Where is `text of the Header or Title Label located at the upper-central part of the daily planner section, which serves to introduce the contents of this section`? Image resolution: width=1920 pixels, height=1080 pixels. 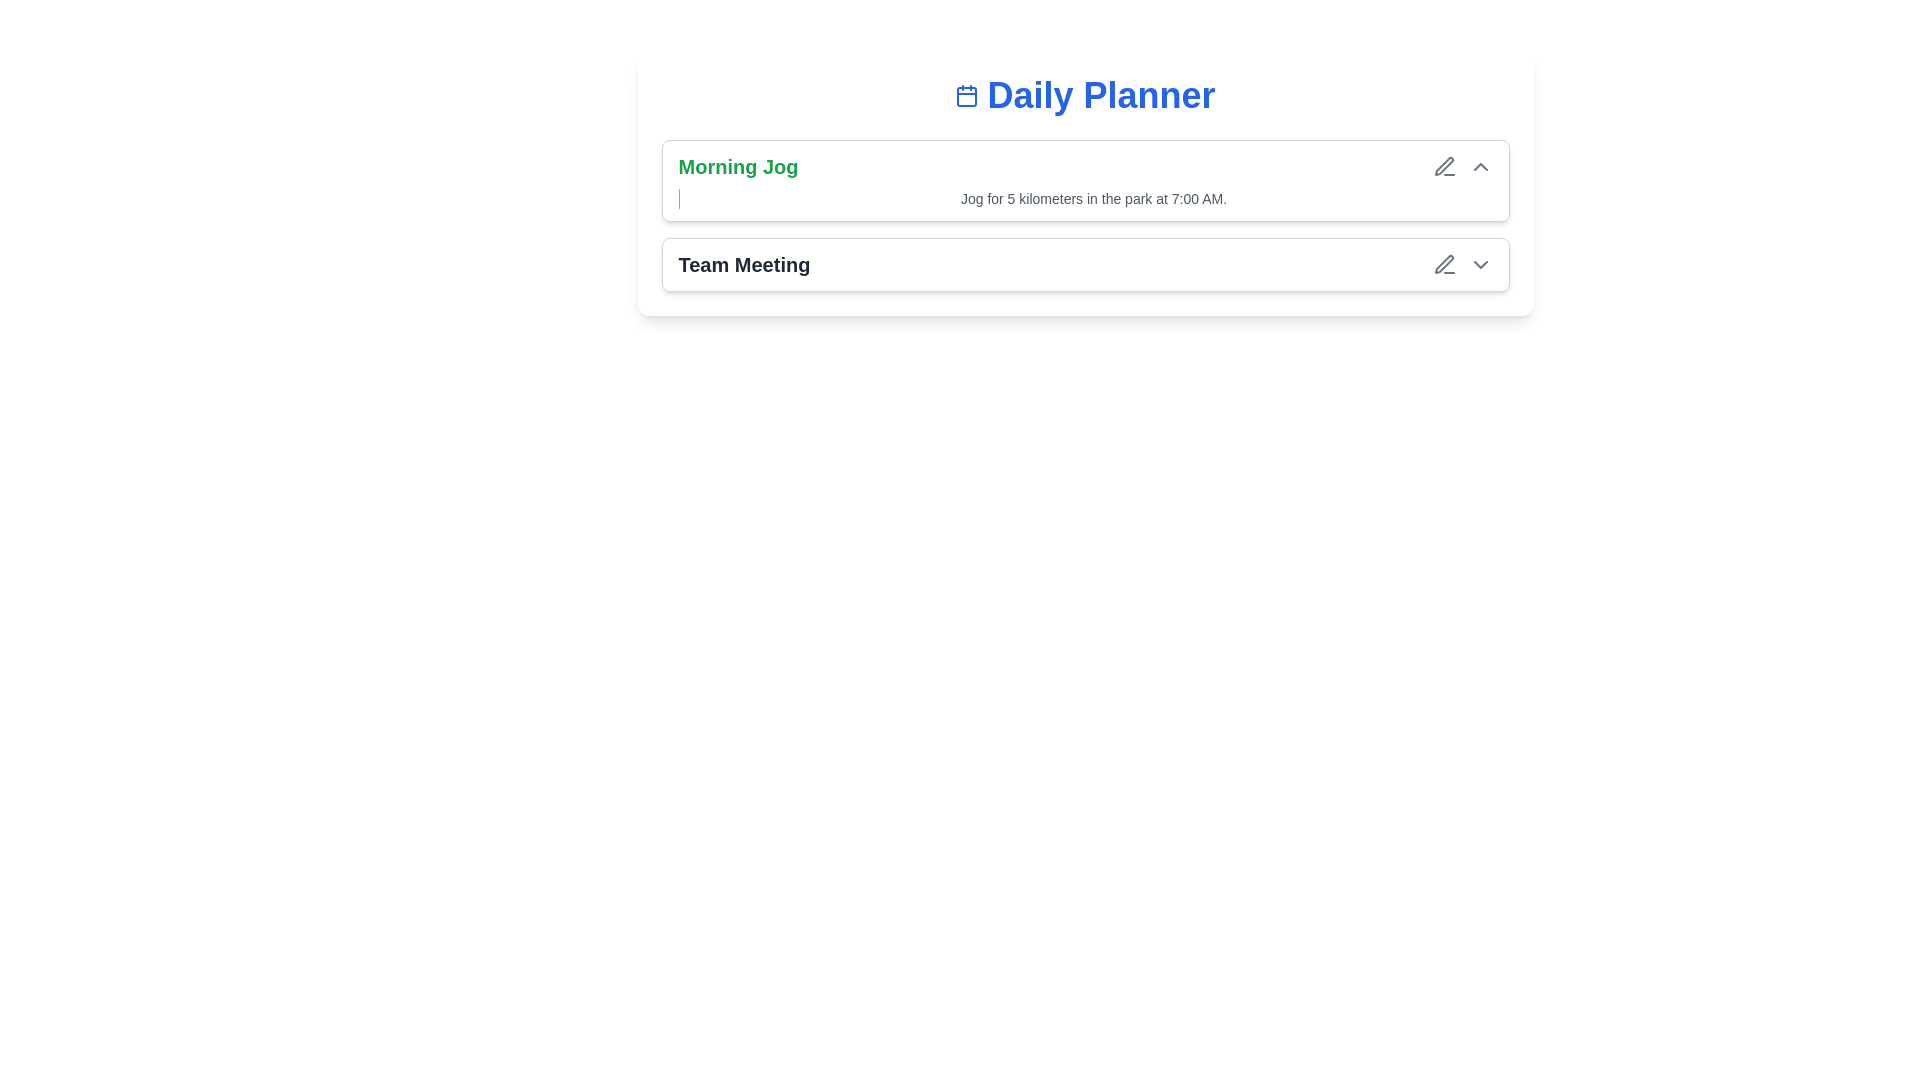 text of the Header or Title Label located at the upper-central part of the daily planner section, which serves to introduce the contents of this section is located at coordinates (1084, 96).